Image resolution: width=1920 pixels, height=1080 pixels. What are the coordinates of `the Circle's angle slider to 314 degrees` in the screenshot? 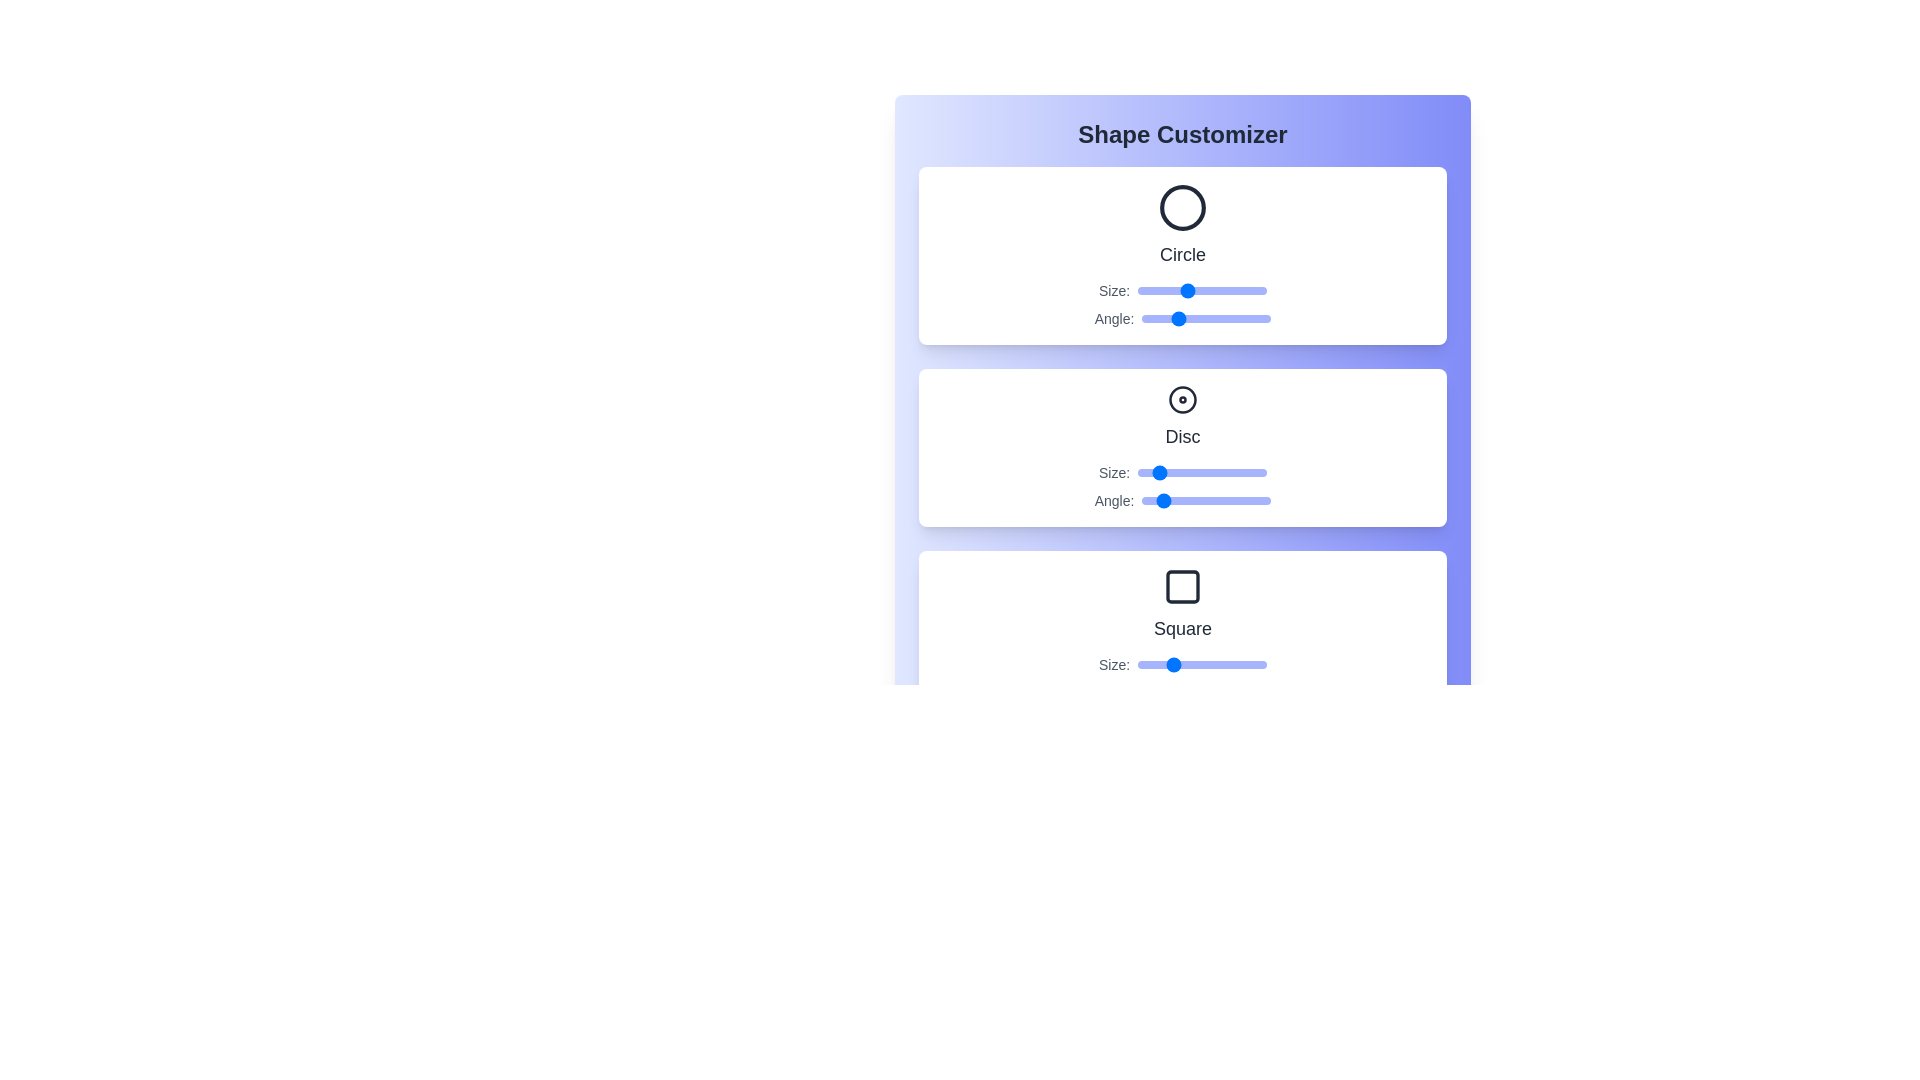 It's located at (1253, 318).